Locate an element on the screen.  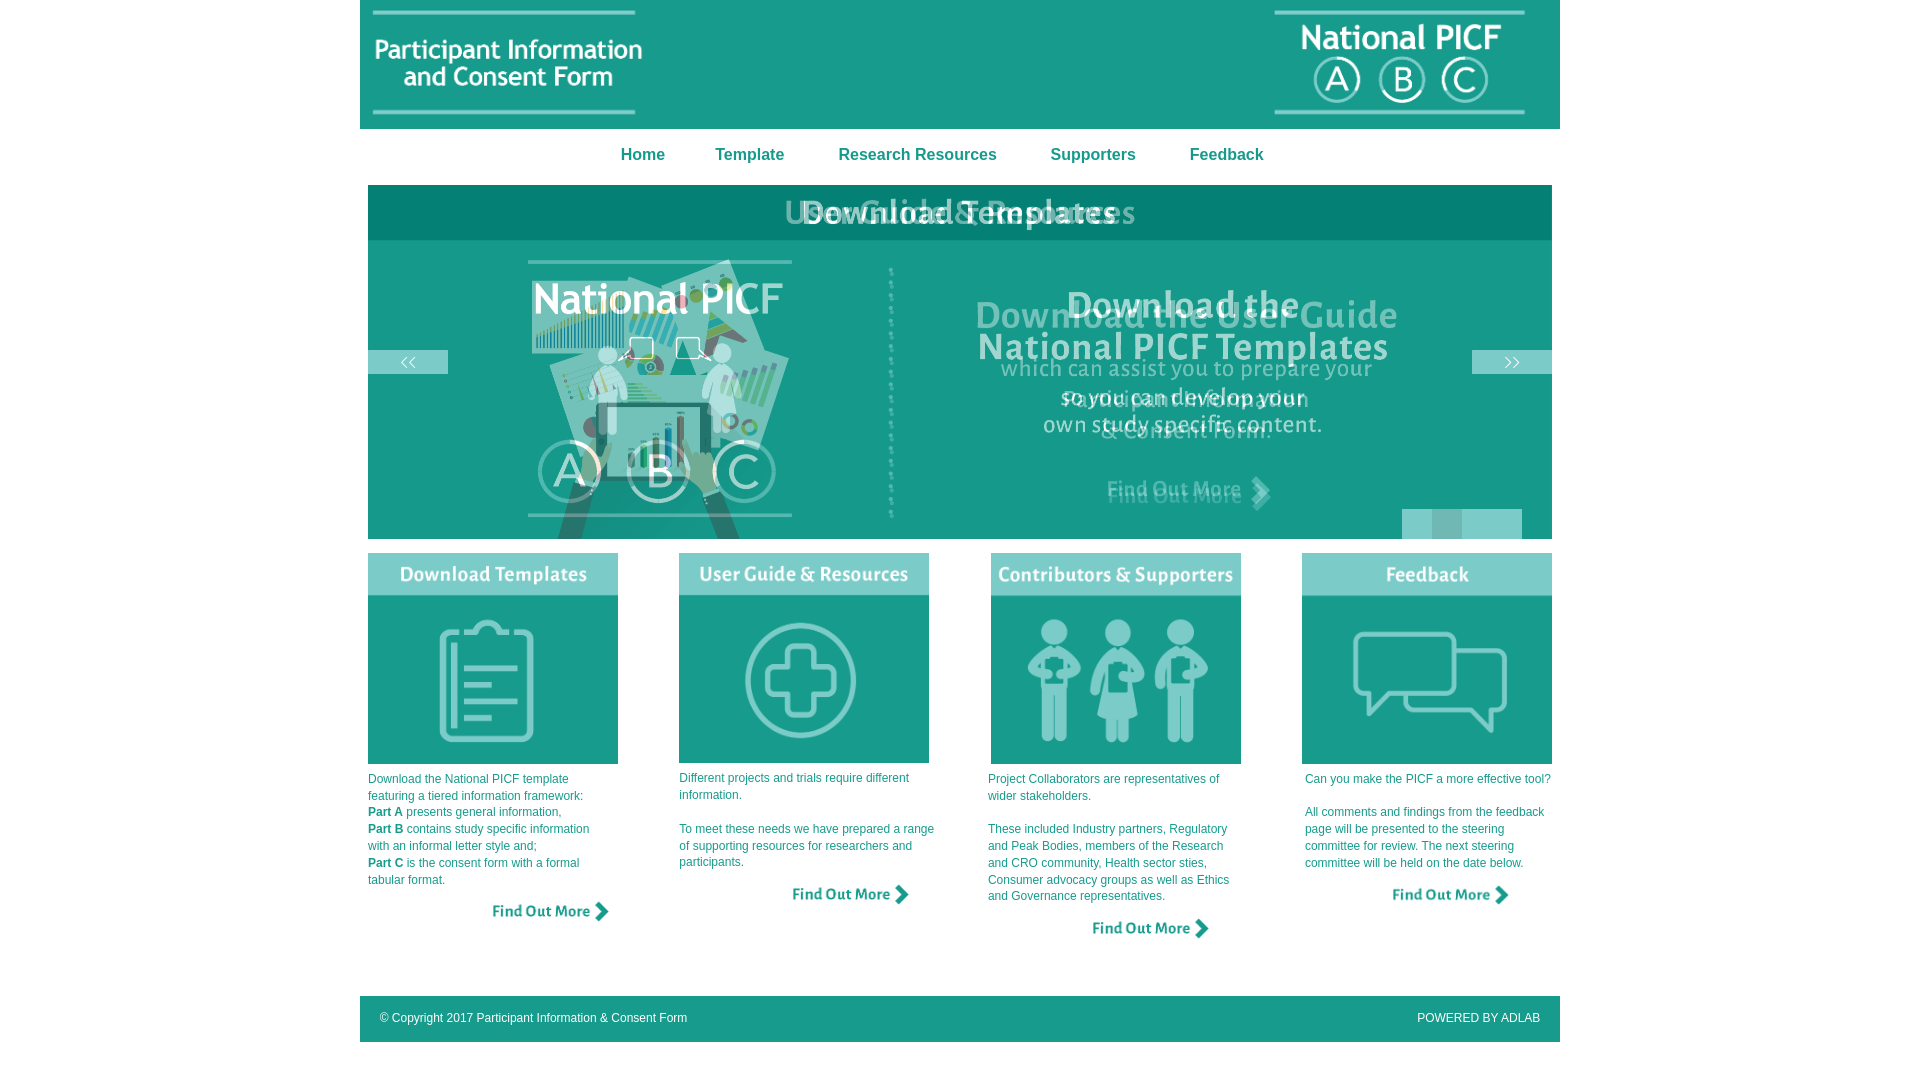
'Supporters' is located at coordinates (1092, 153).